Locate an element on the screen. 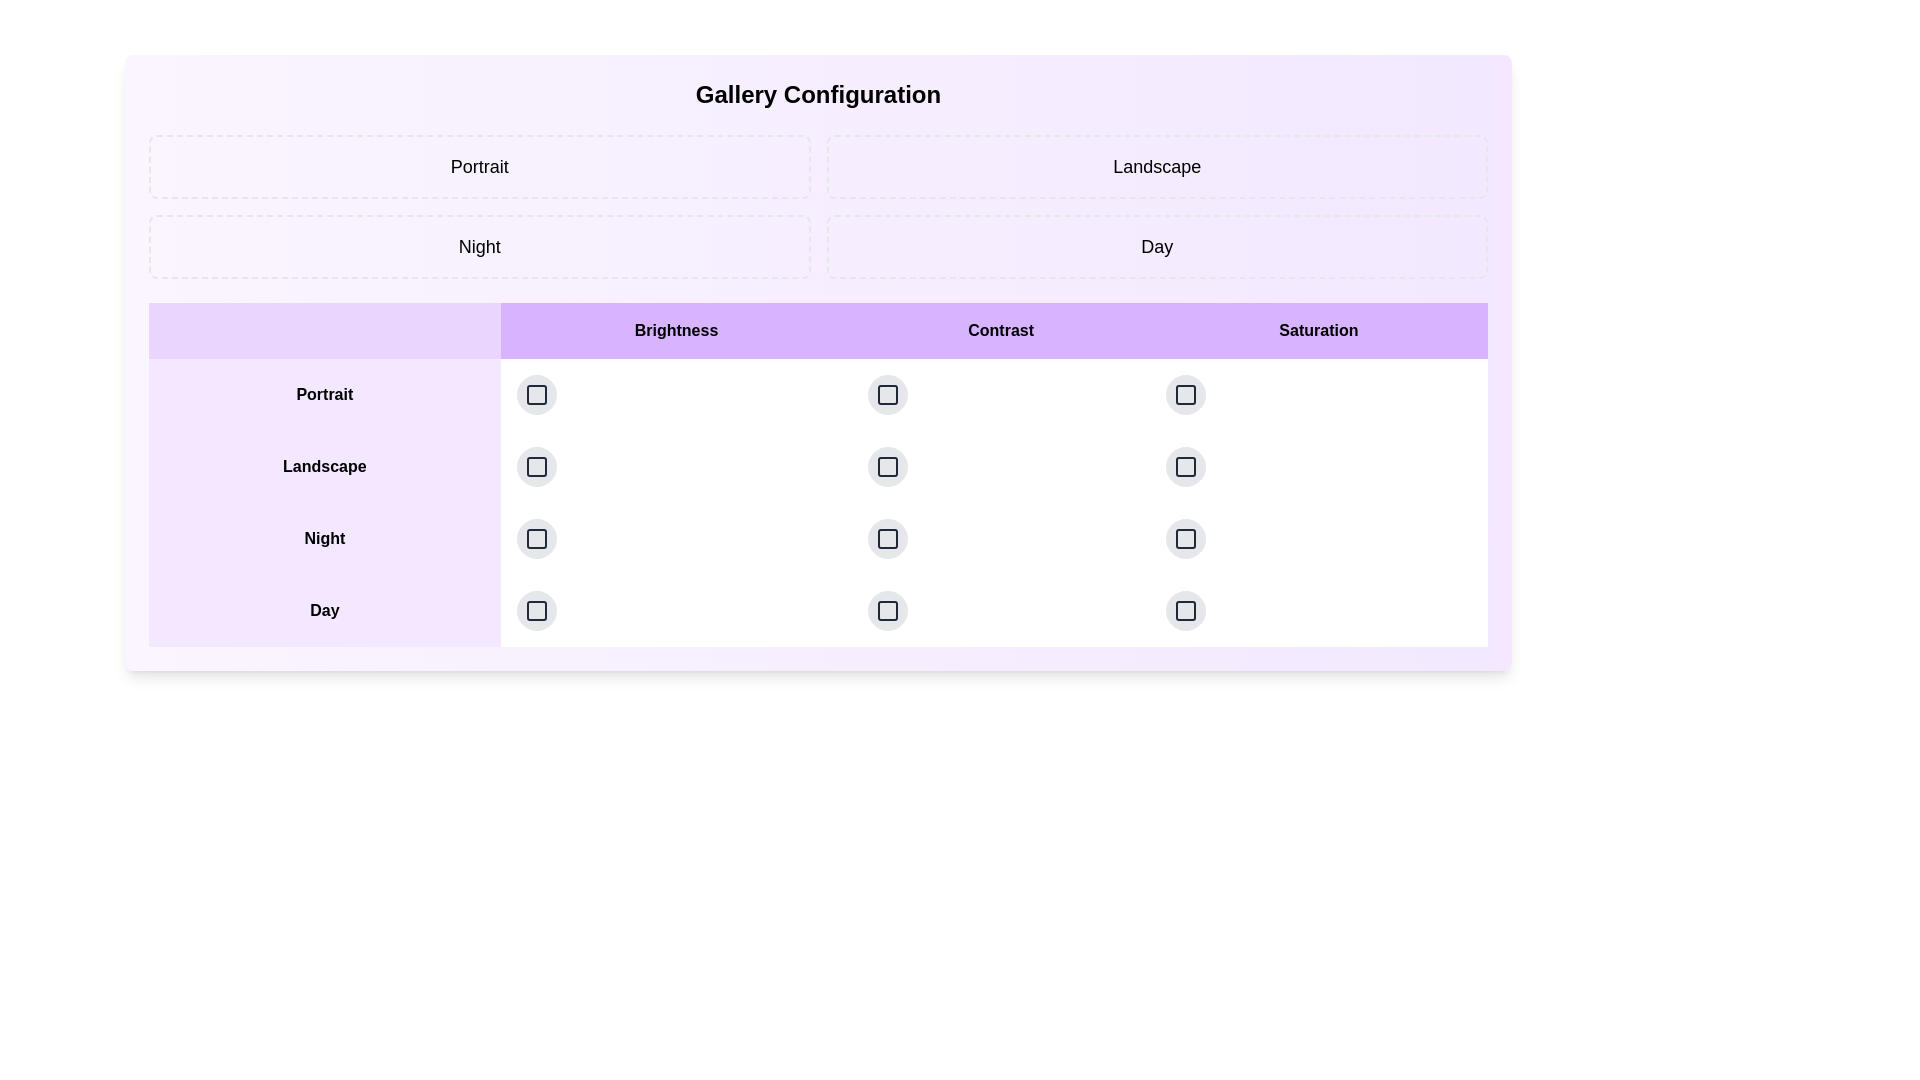  the text label element that contains the word 'Landscape', which is styled with center alignment and is positioned in the second row of a four-section grid is located at coordinates (1157, 165).